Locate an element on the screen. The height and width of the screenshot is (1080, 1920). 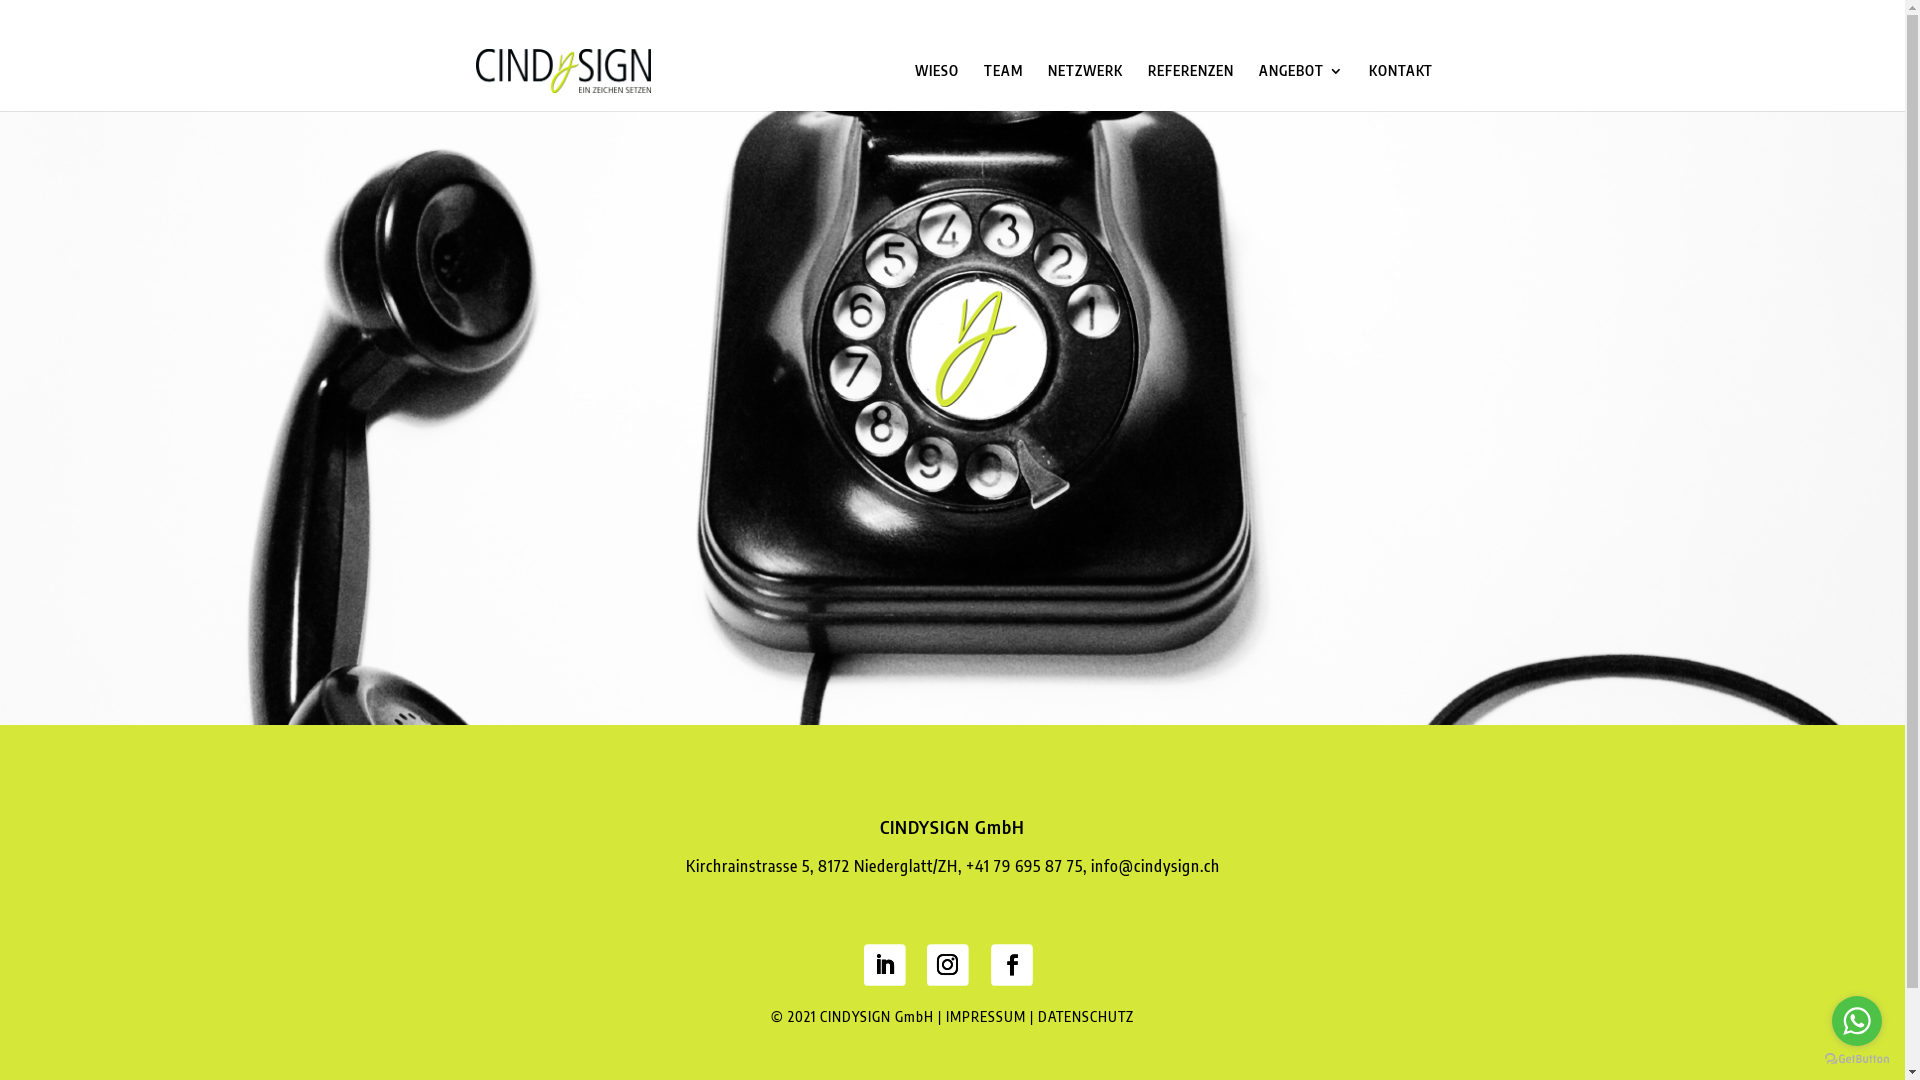
'NETZWERK' is located at coordinates (1084, 86).